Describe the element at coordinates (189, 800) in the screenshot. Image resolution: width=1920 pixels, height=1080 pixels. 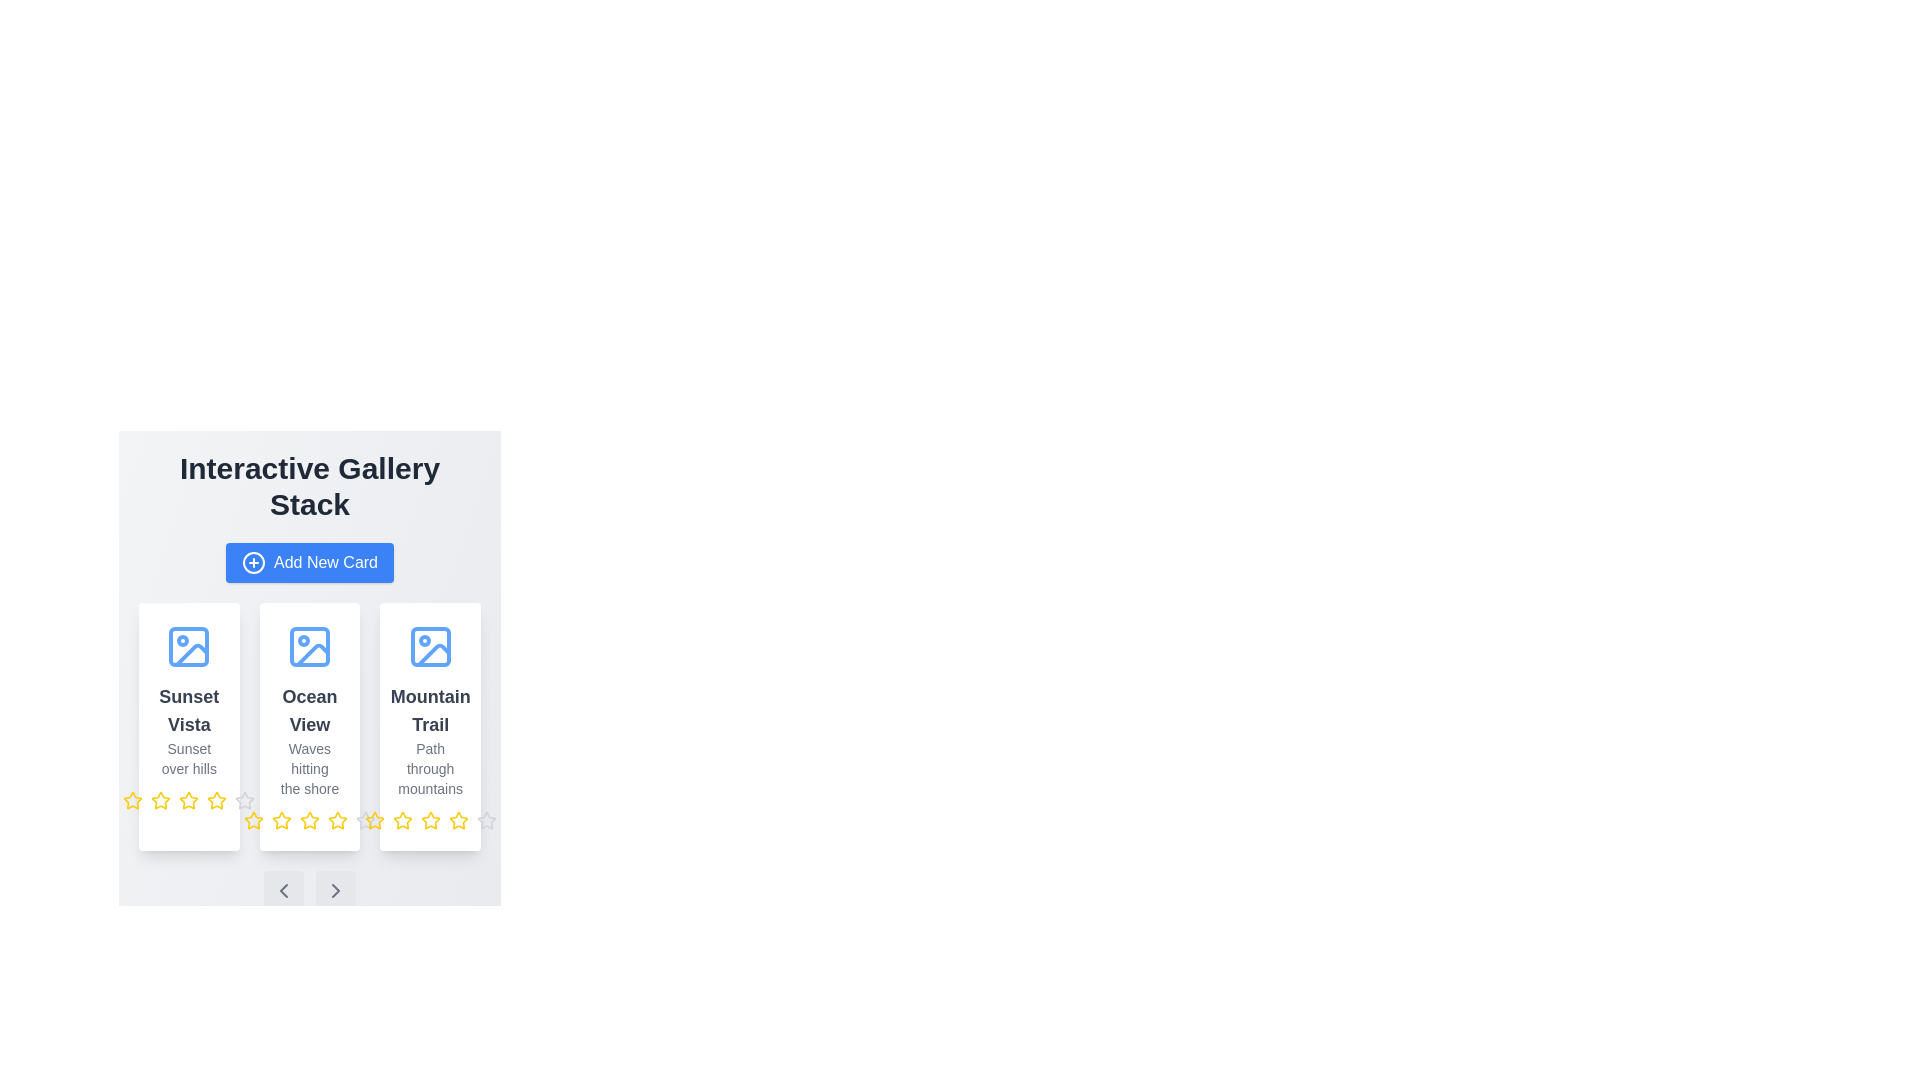
I see `the highlighted yellow star icon, which is the third star in a row of five within the 'Sunset Vista' card` at that location.